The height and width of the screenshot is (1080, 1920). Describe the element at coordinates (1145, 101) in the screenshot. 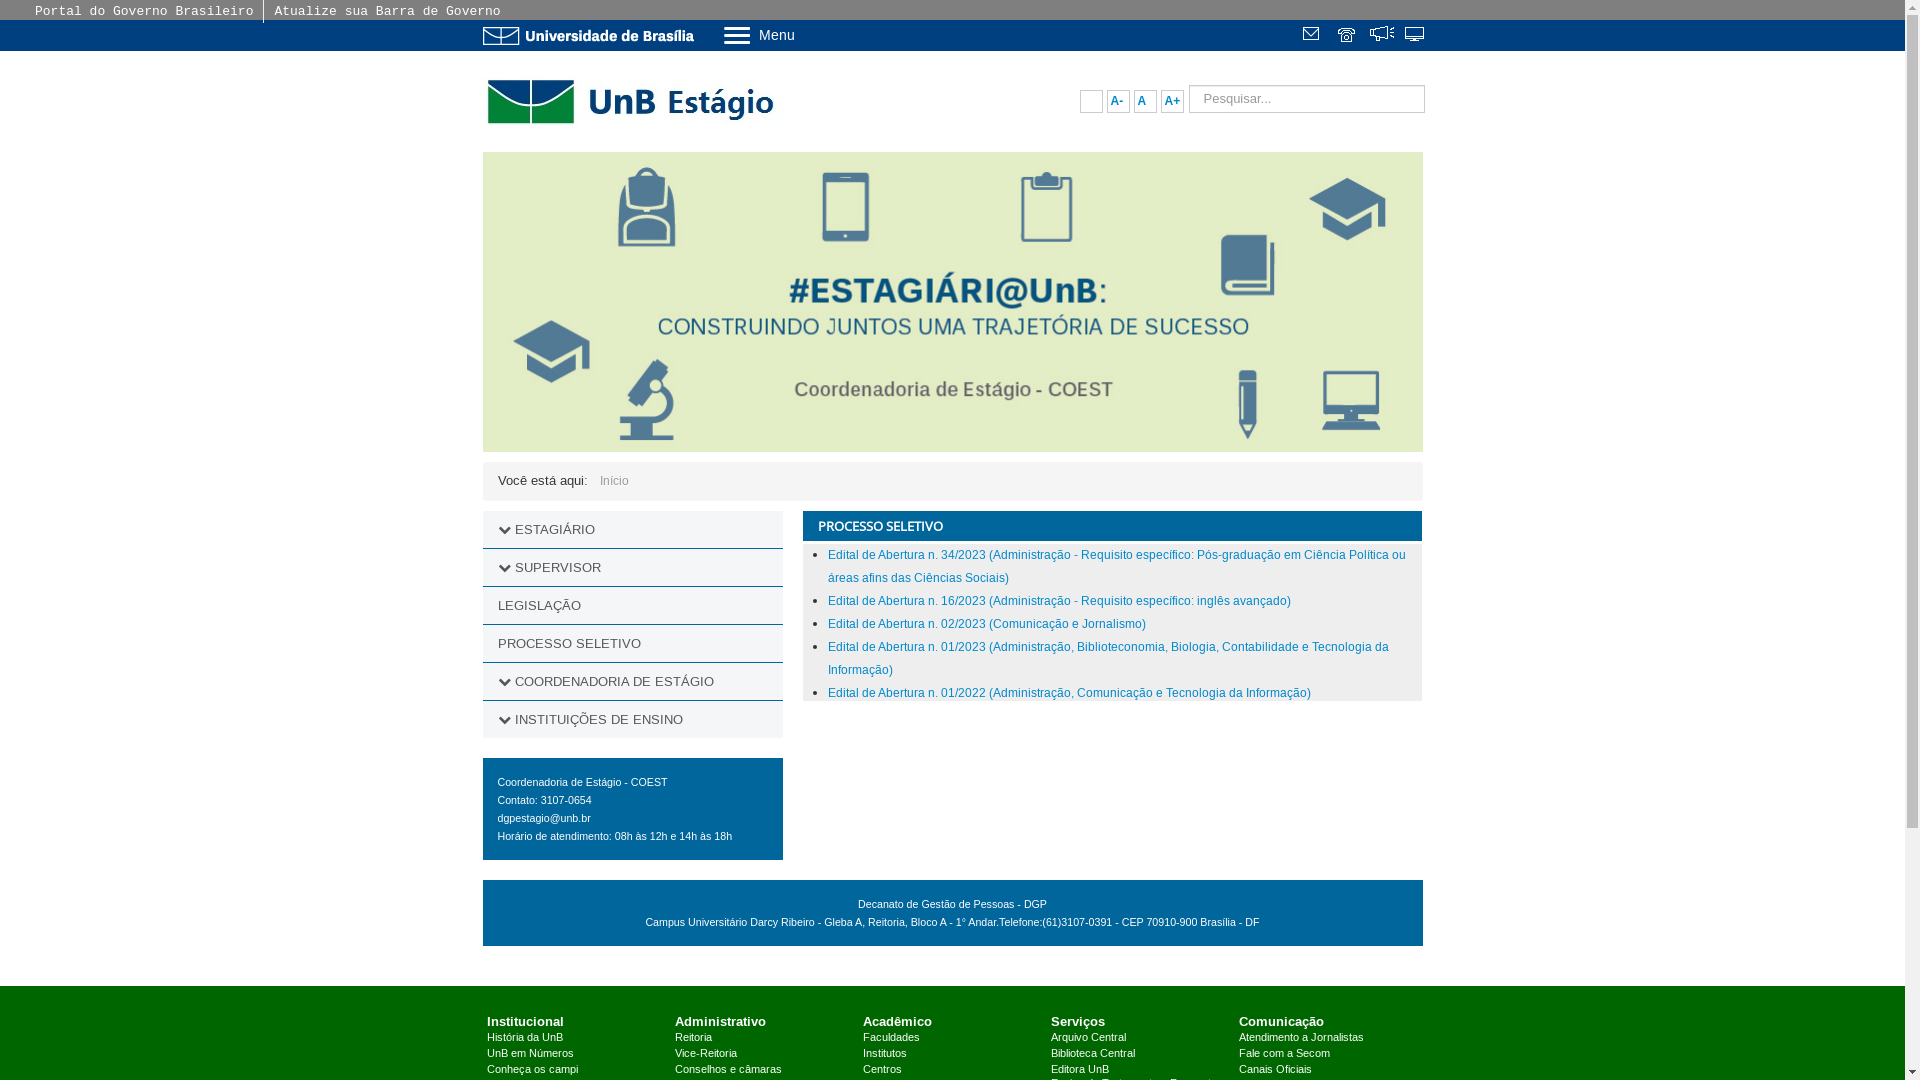

I see `'A'` at that location.